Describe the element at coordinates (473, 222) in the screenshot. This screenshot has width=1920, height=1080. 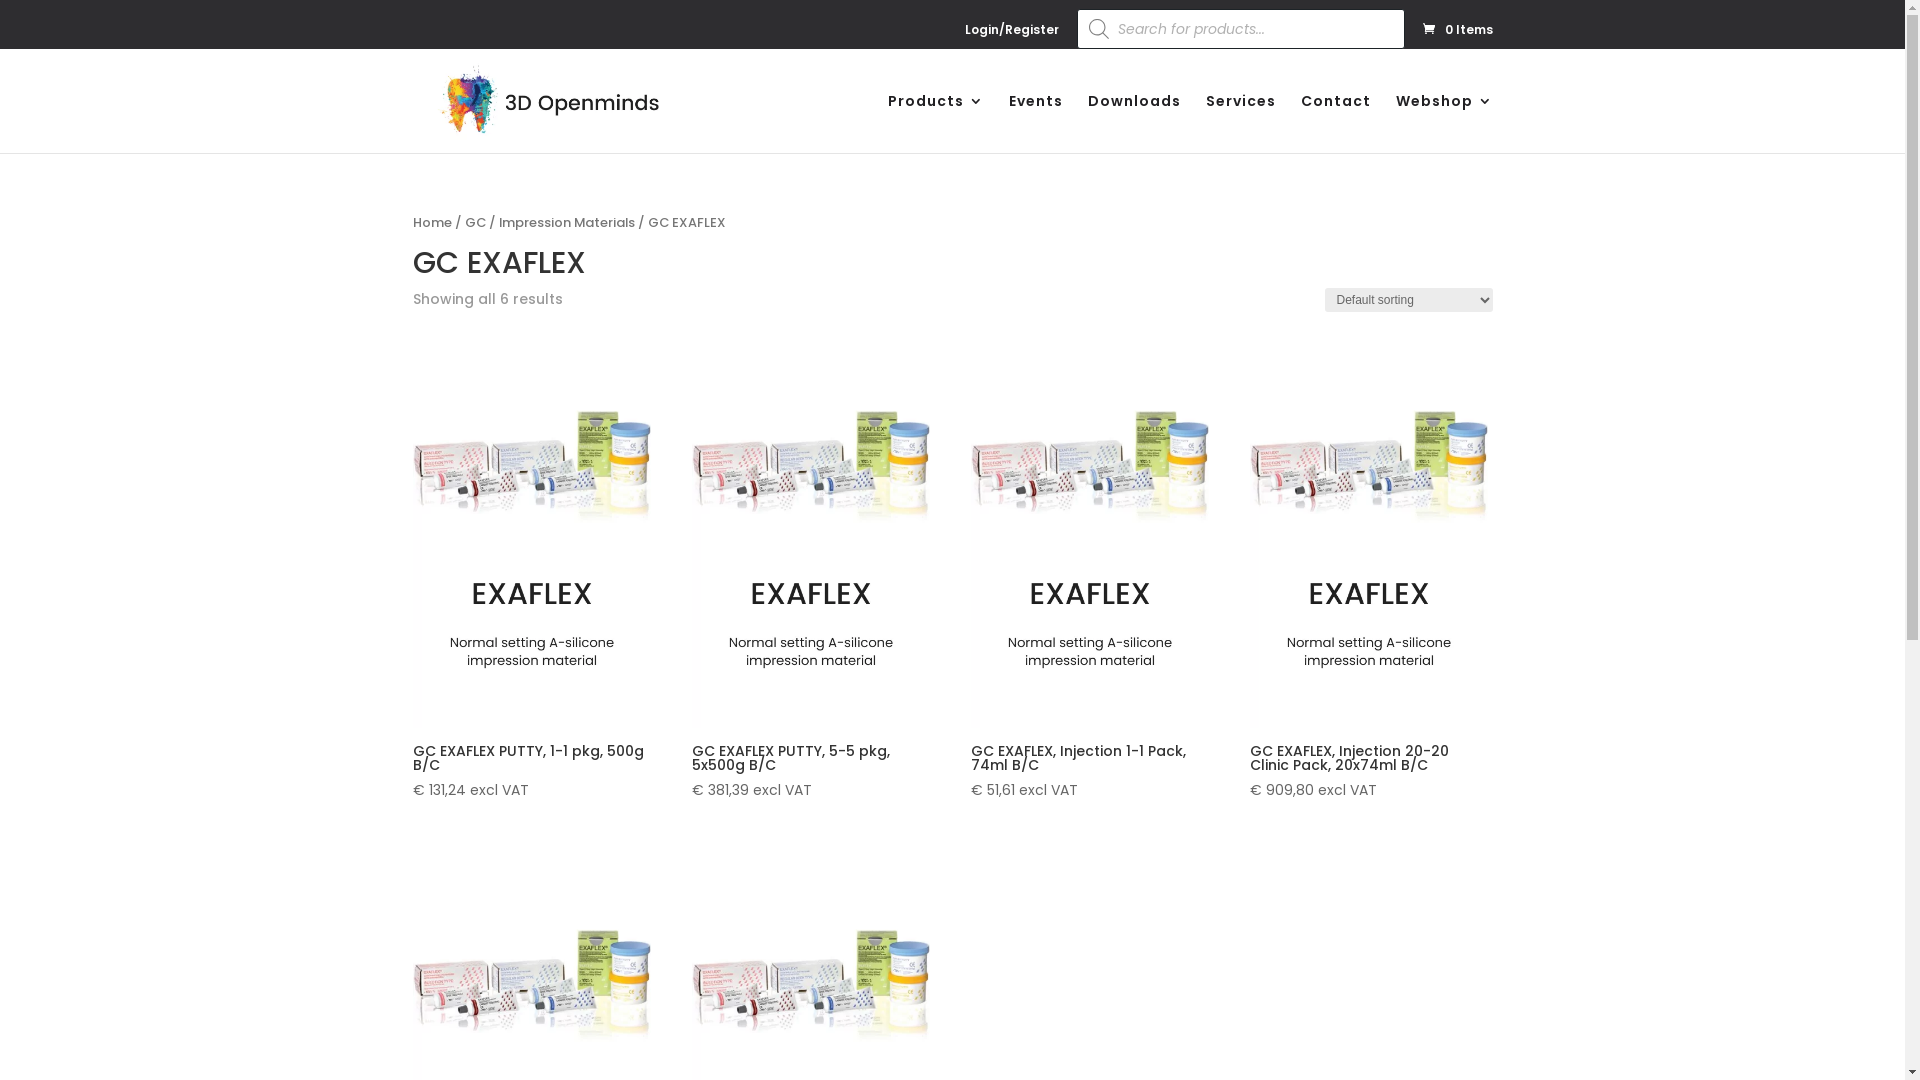
I see `'GC'` at that location.